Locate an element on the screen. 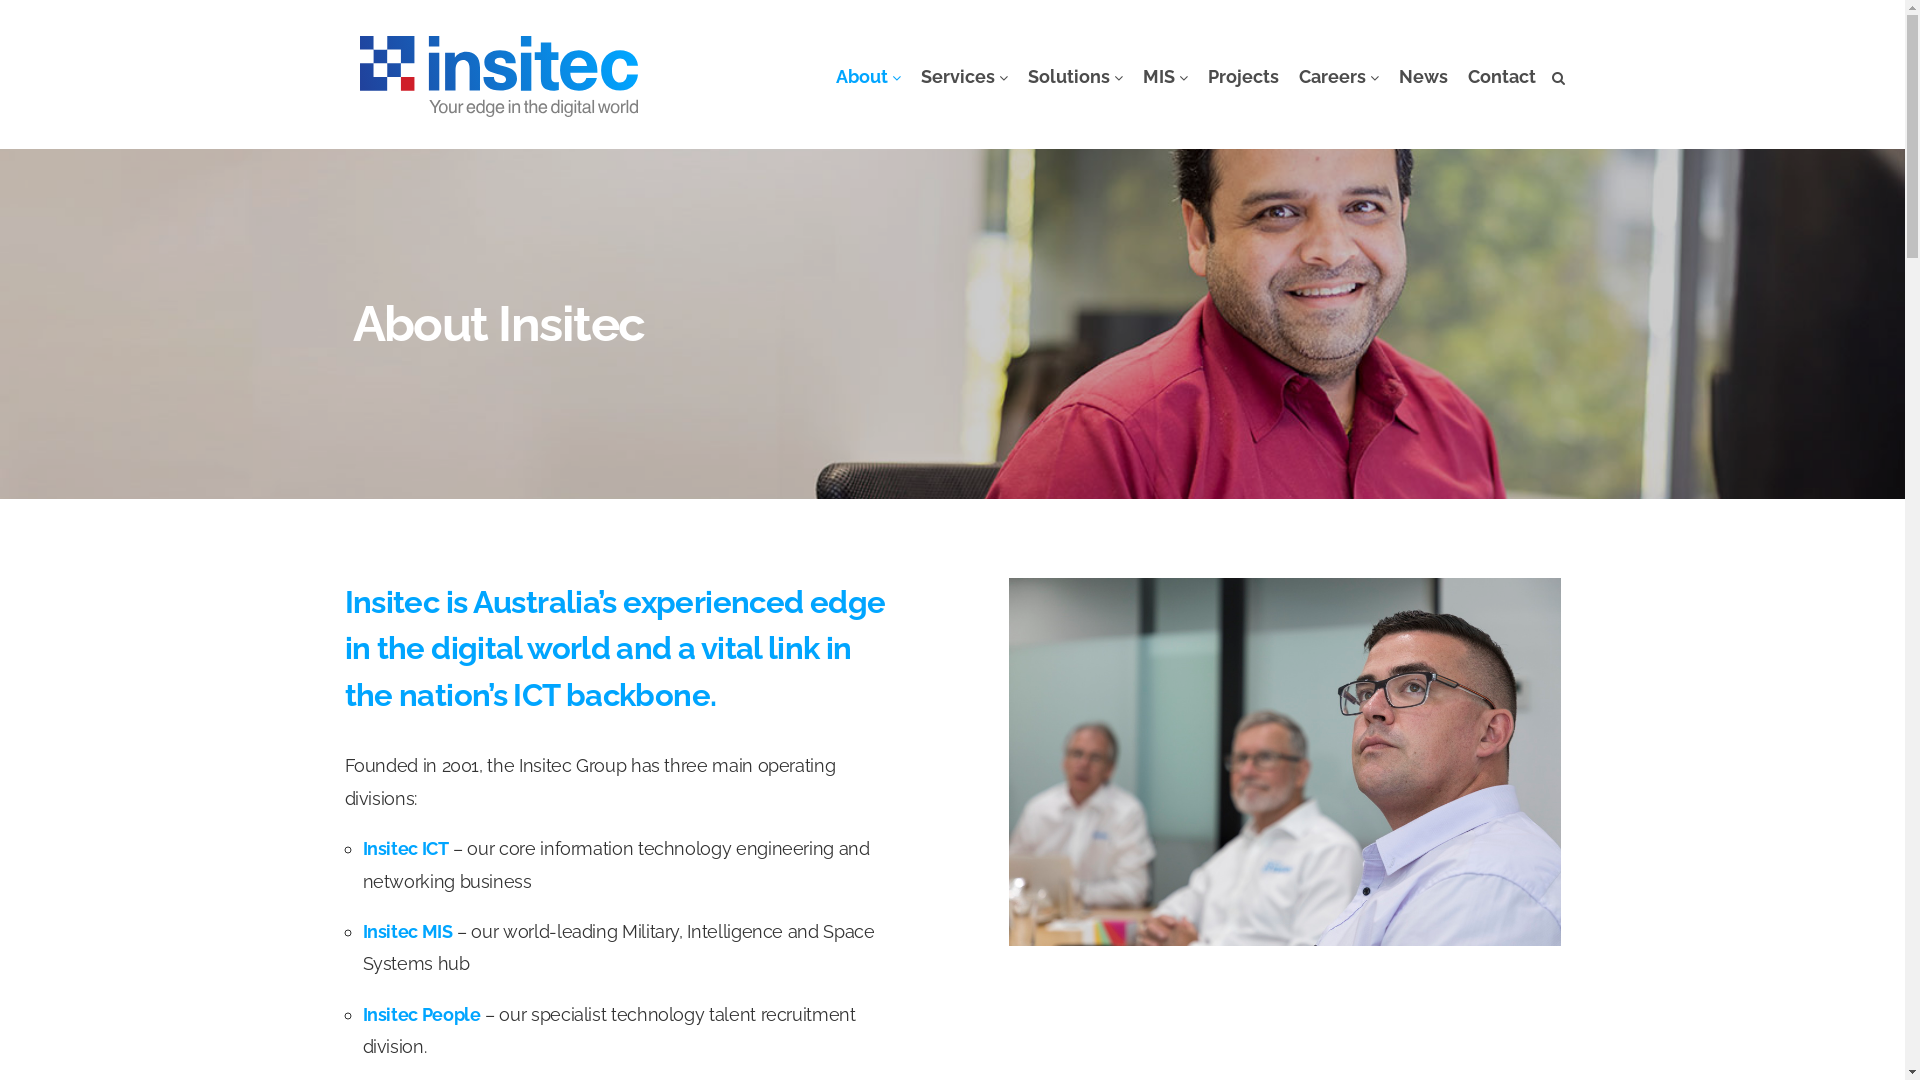 The width and height of the screenshot is (1920, 1080). 'News' is located at coordinates (1421, 76).